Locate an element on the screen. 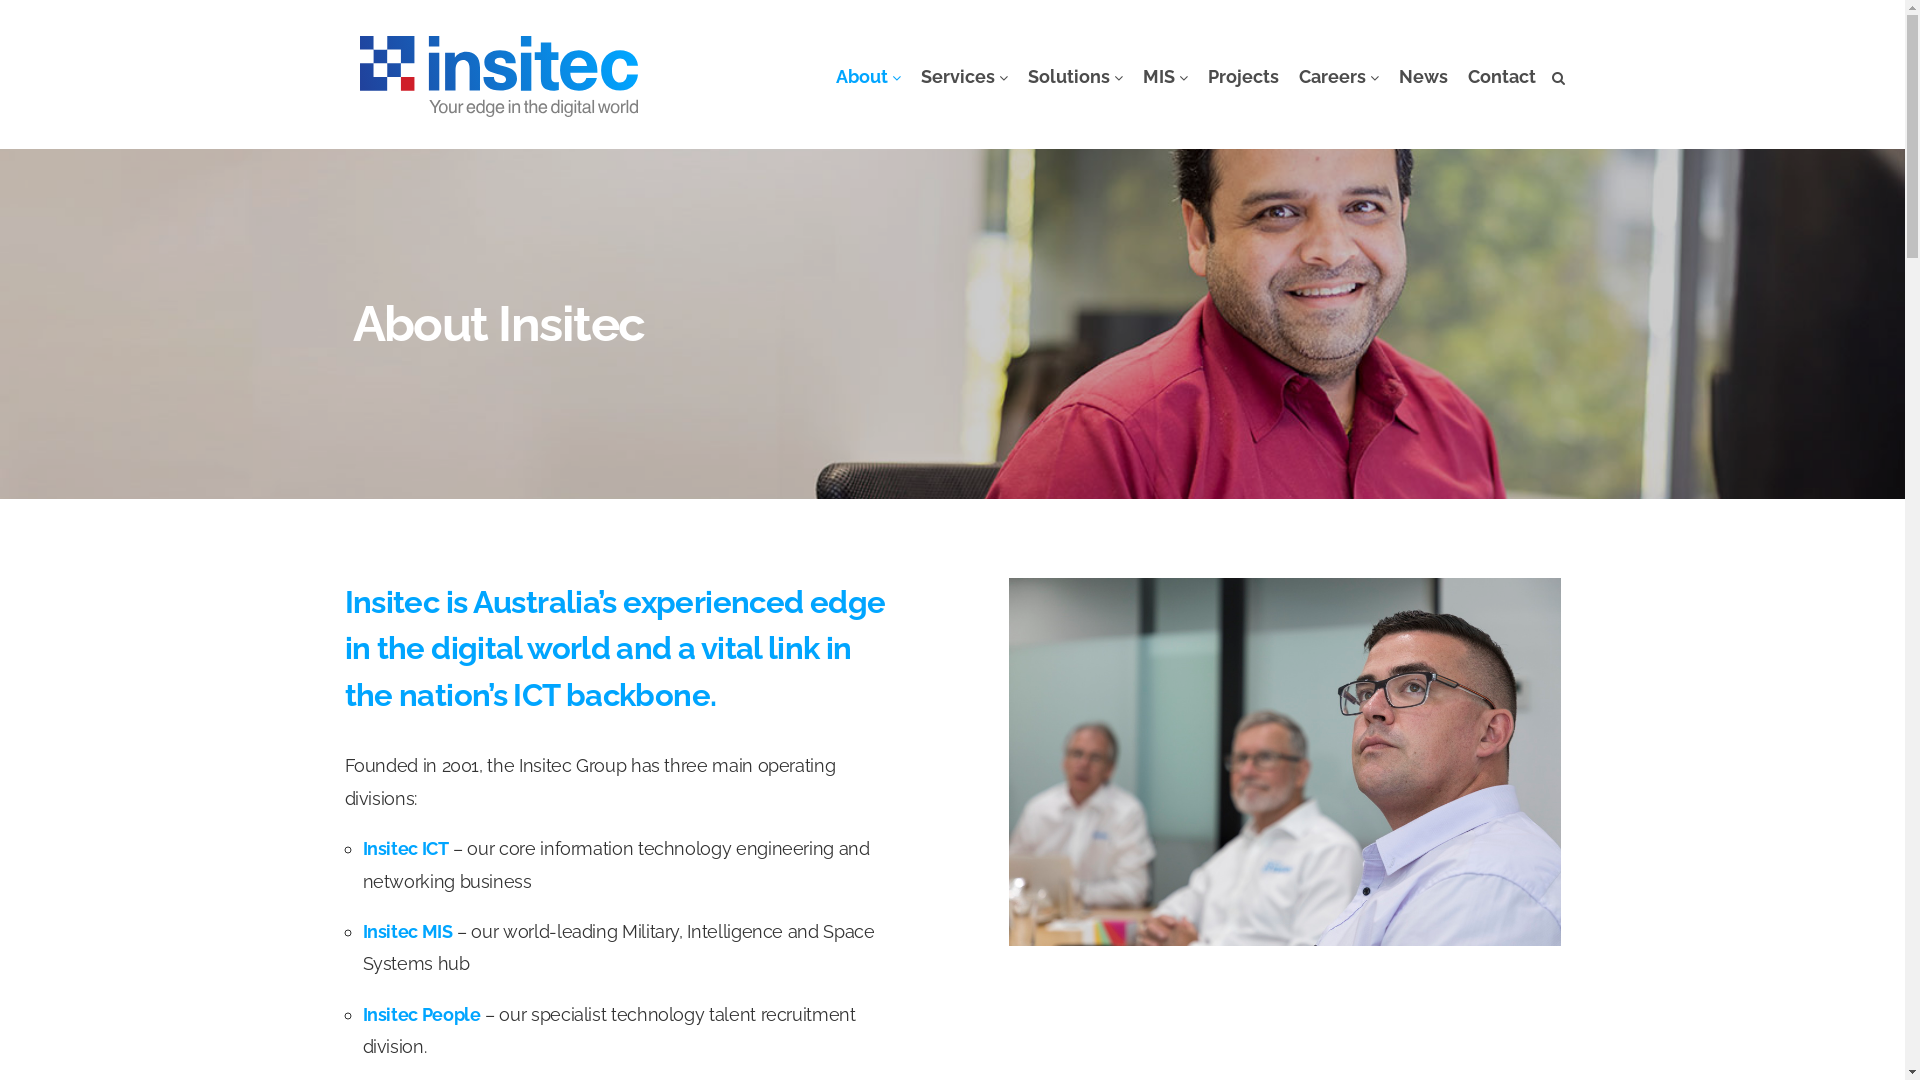 The width and height of the screenshot is (1920, 1080). 'News' is located at coordinates (1421, 76).